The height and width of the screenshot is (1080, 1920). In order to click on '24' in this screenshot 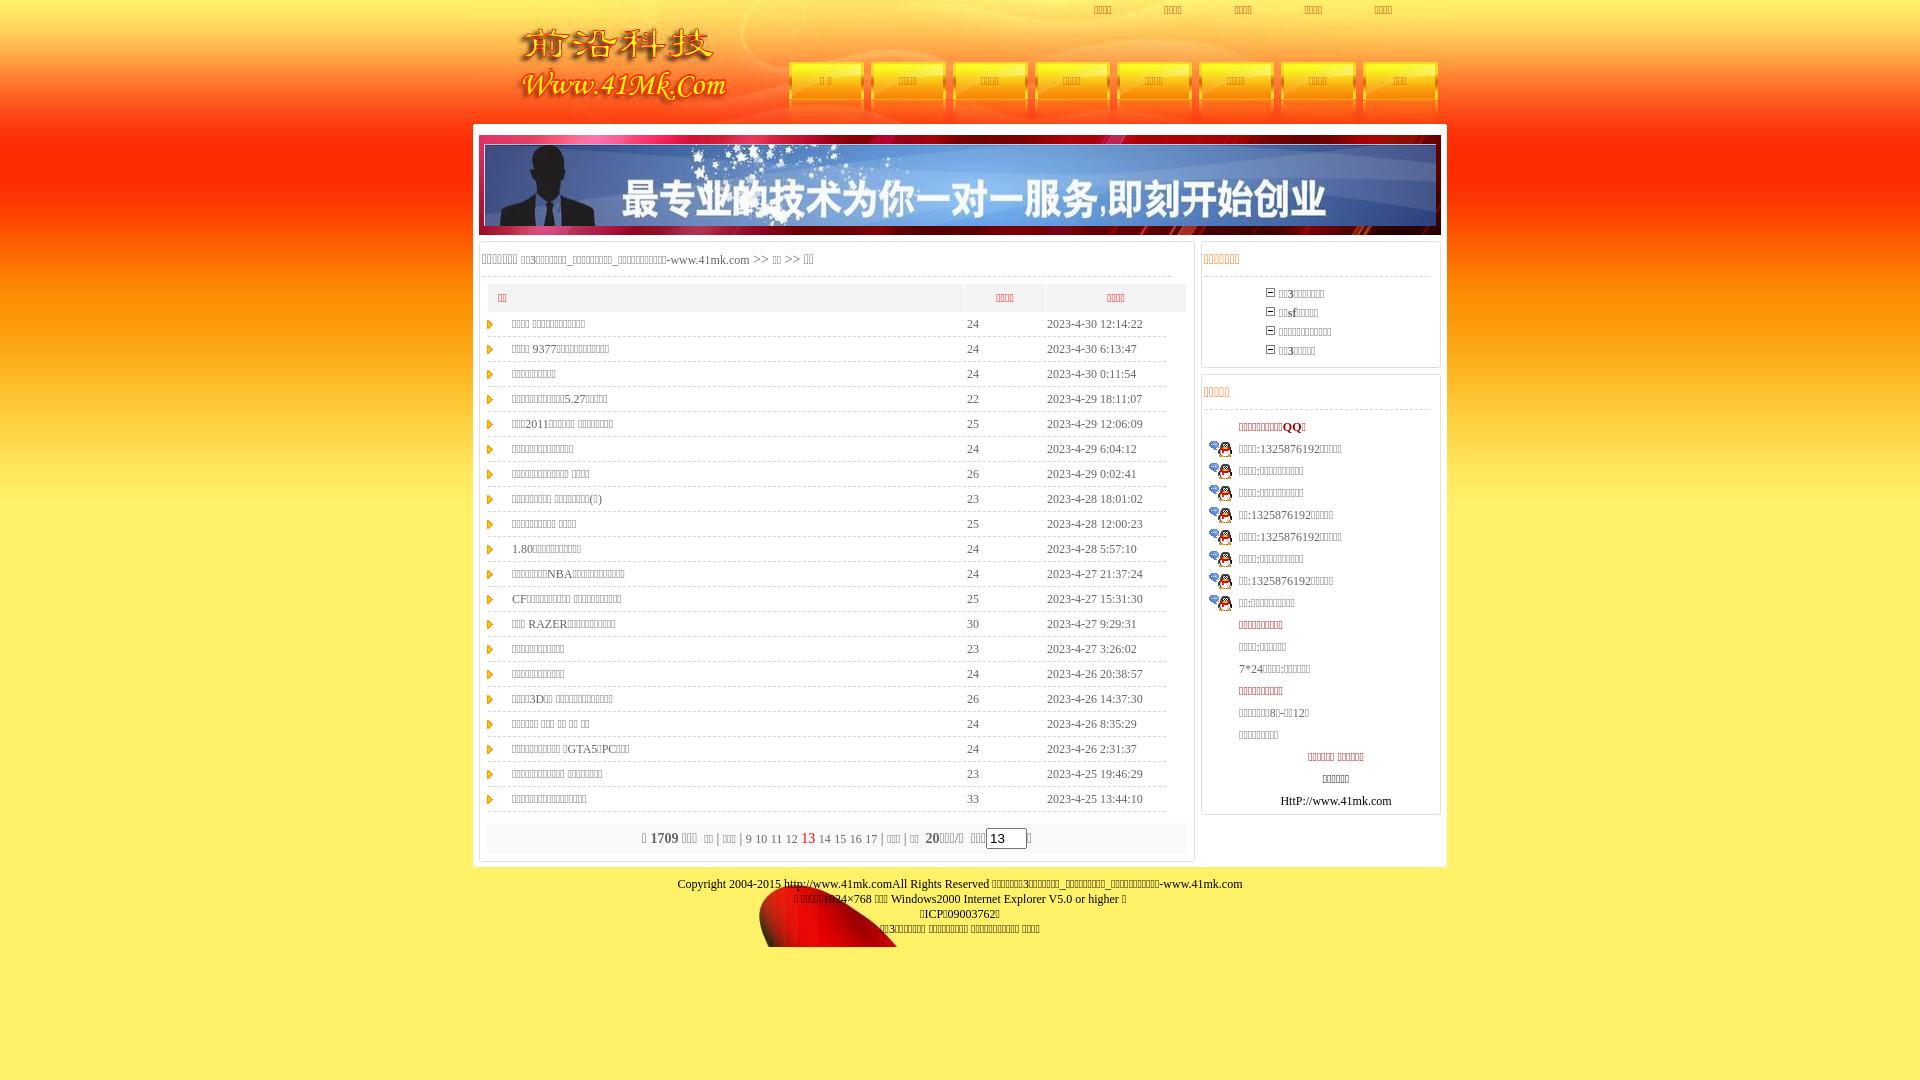, I will do `click(966, 322)`.